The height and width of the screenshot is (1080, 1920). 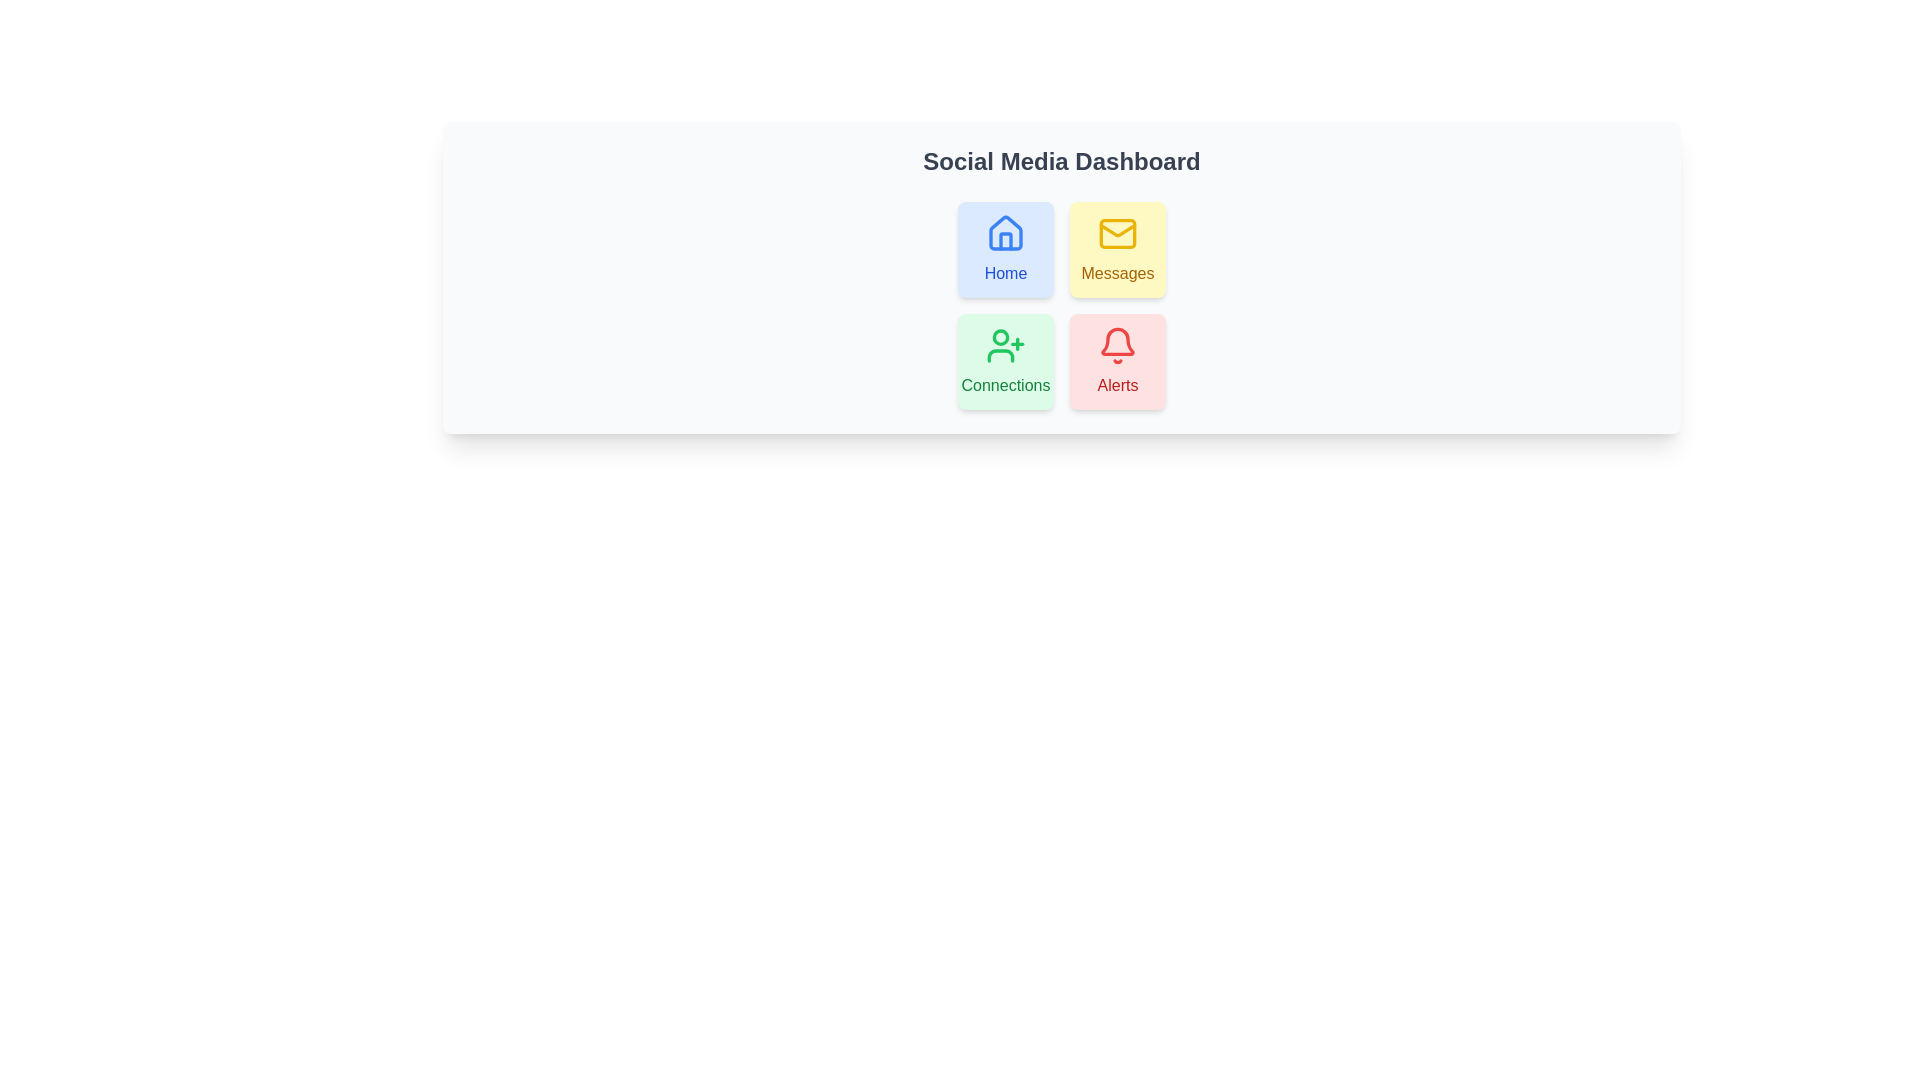 I want to click on the navigation button for accessing the 'Connections' section located in the bottom-left corner of the grid layout, so click(x=1006, y=362).